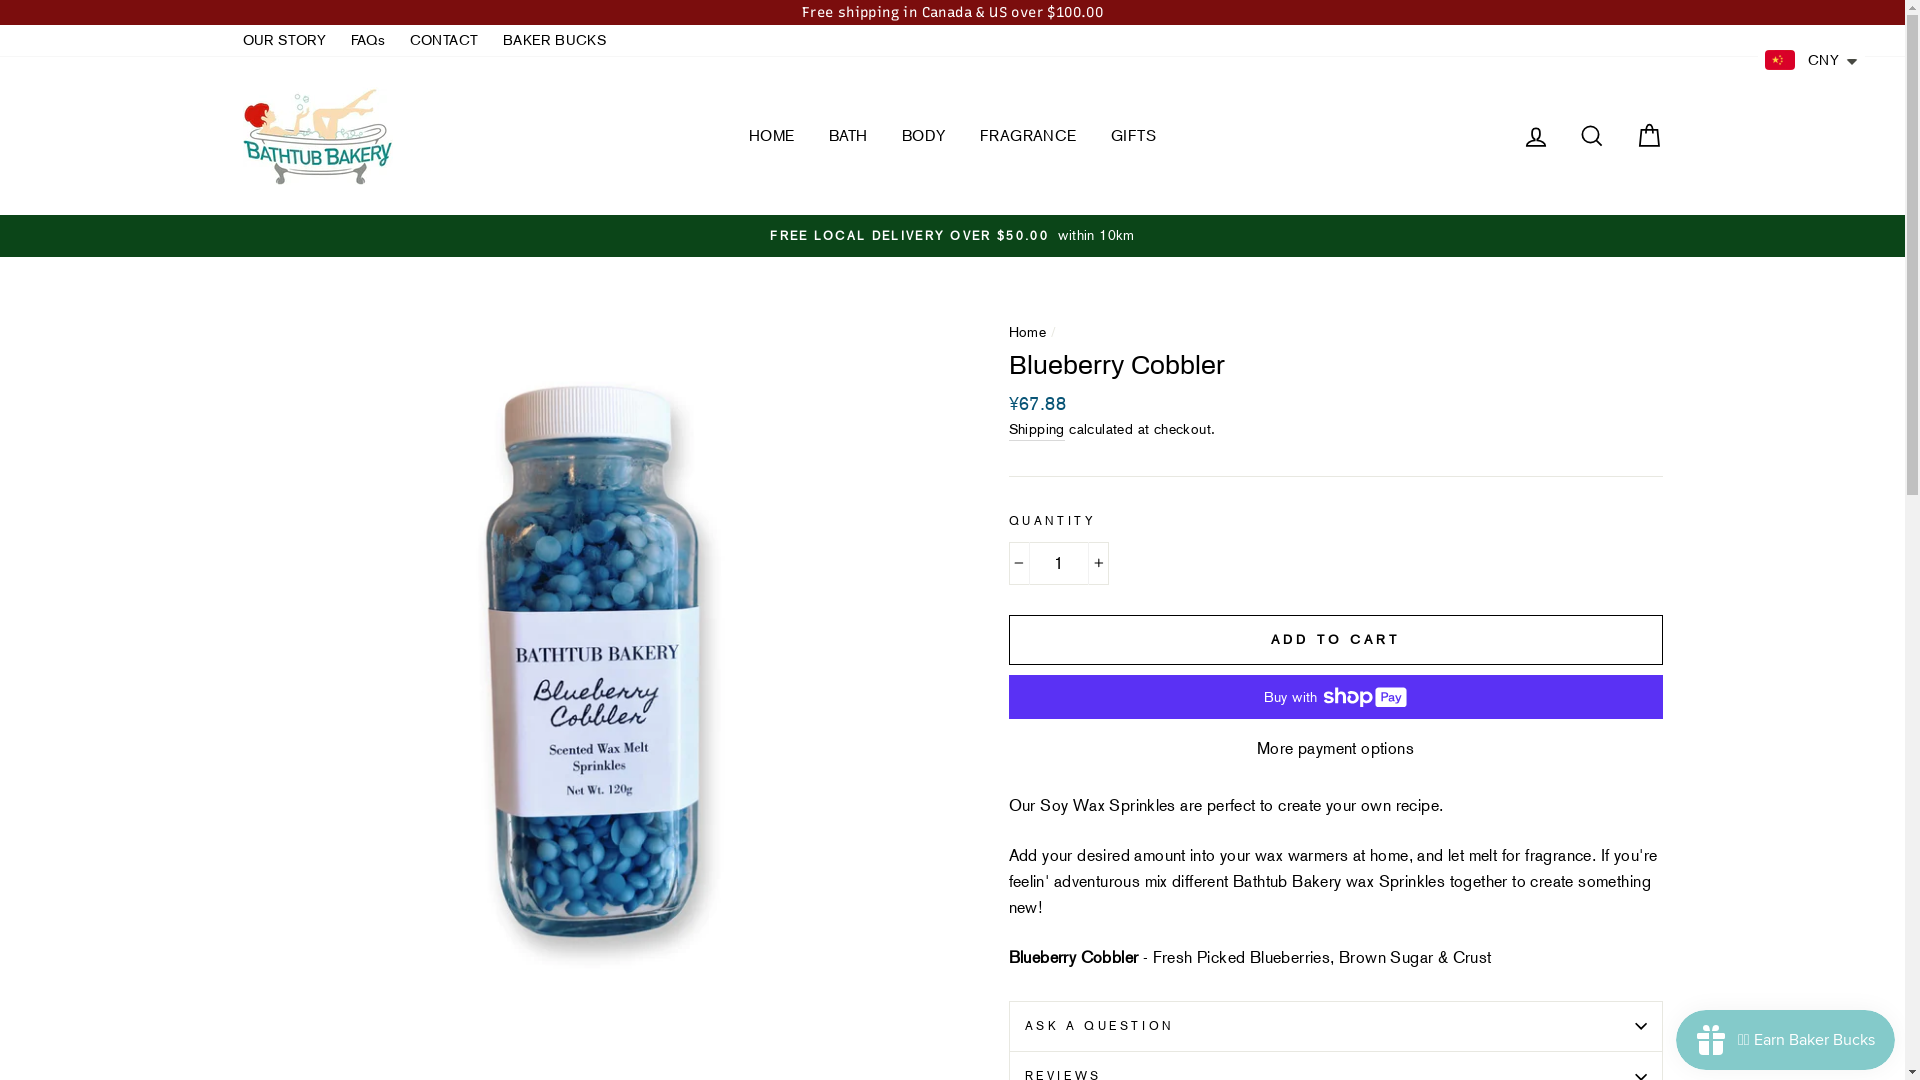 This screenshot has height=1080, width=1920. I want to click on '+', so click(1097, 563).